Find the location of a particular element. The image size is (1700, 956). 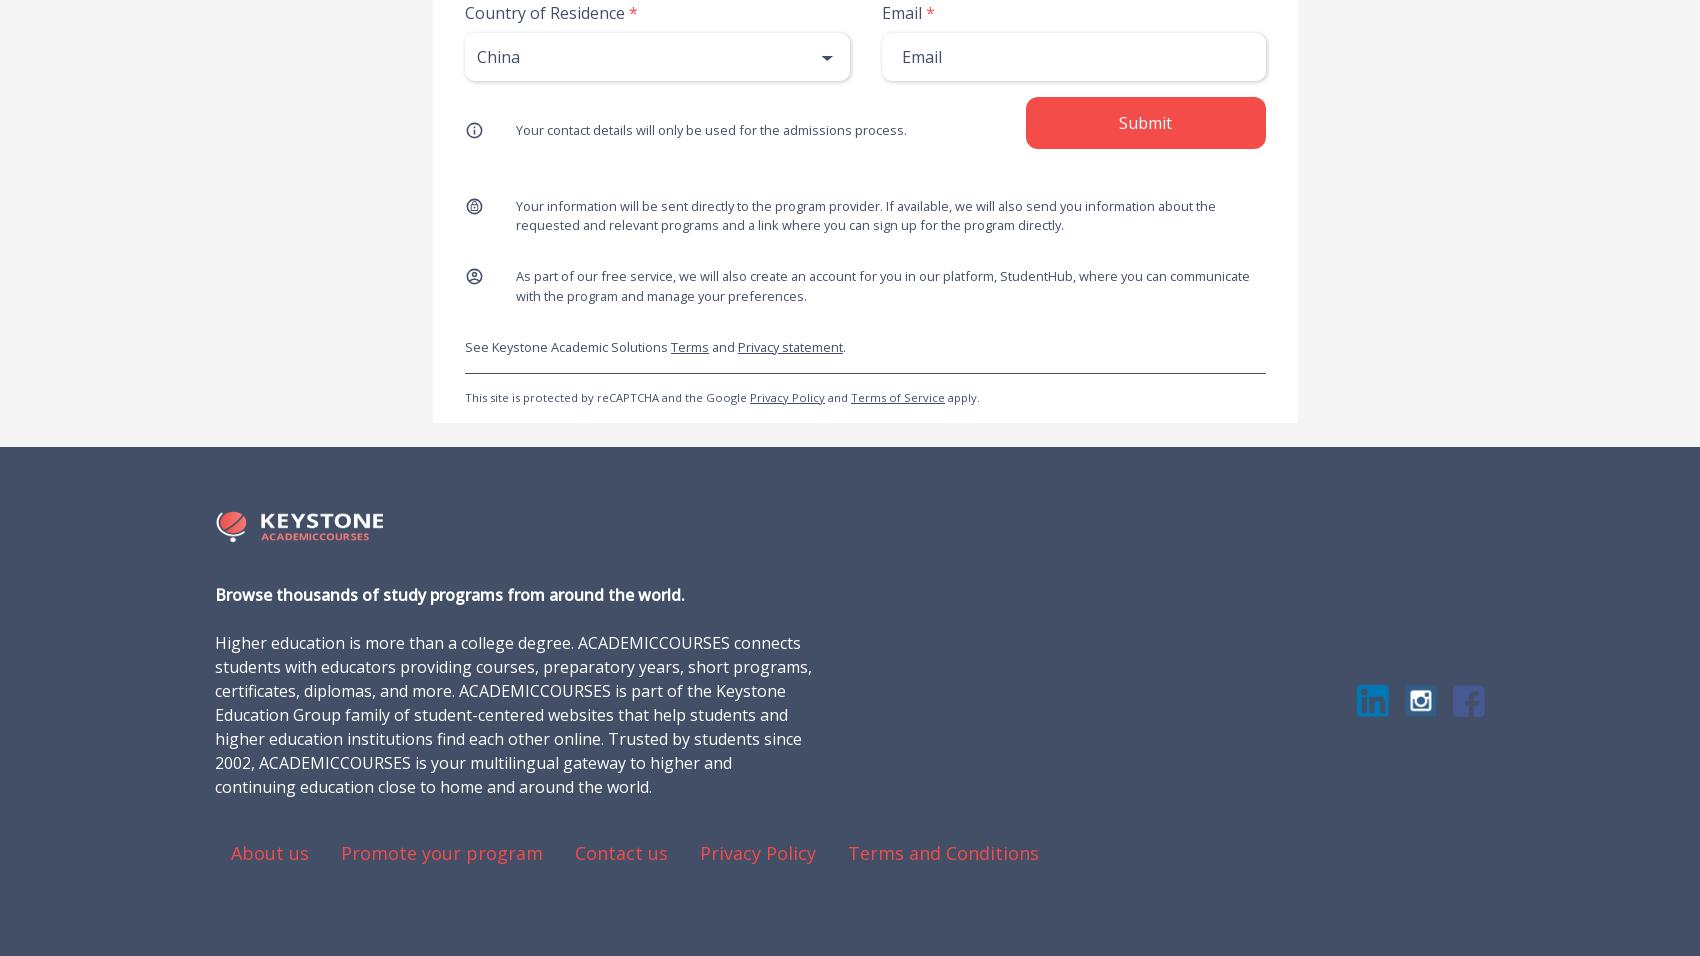

'Browse thousands of study programs from around the world.' is located at coordinates (215, 592).